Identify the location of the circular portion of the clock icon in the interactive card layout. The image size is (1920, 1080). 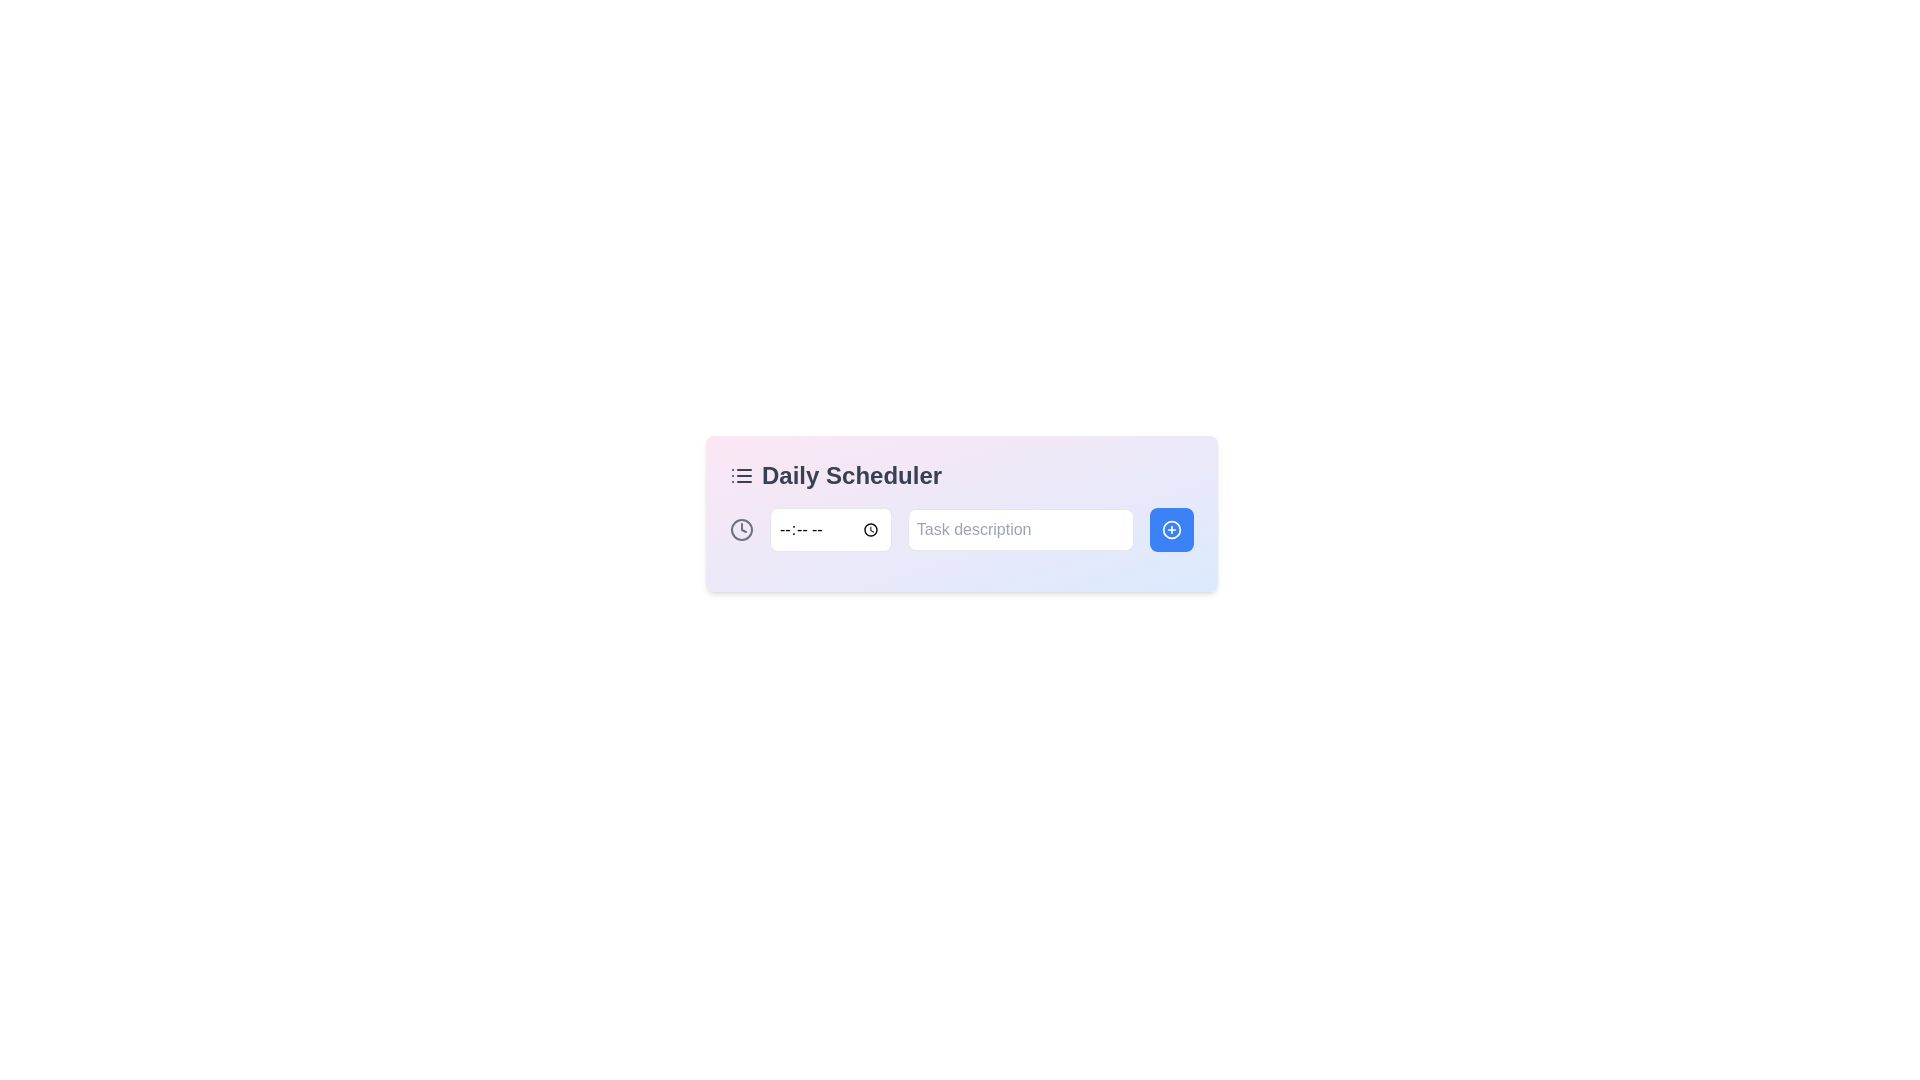
(741, 528).